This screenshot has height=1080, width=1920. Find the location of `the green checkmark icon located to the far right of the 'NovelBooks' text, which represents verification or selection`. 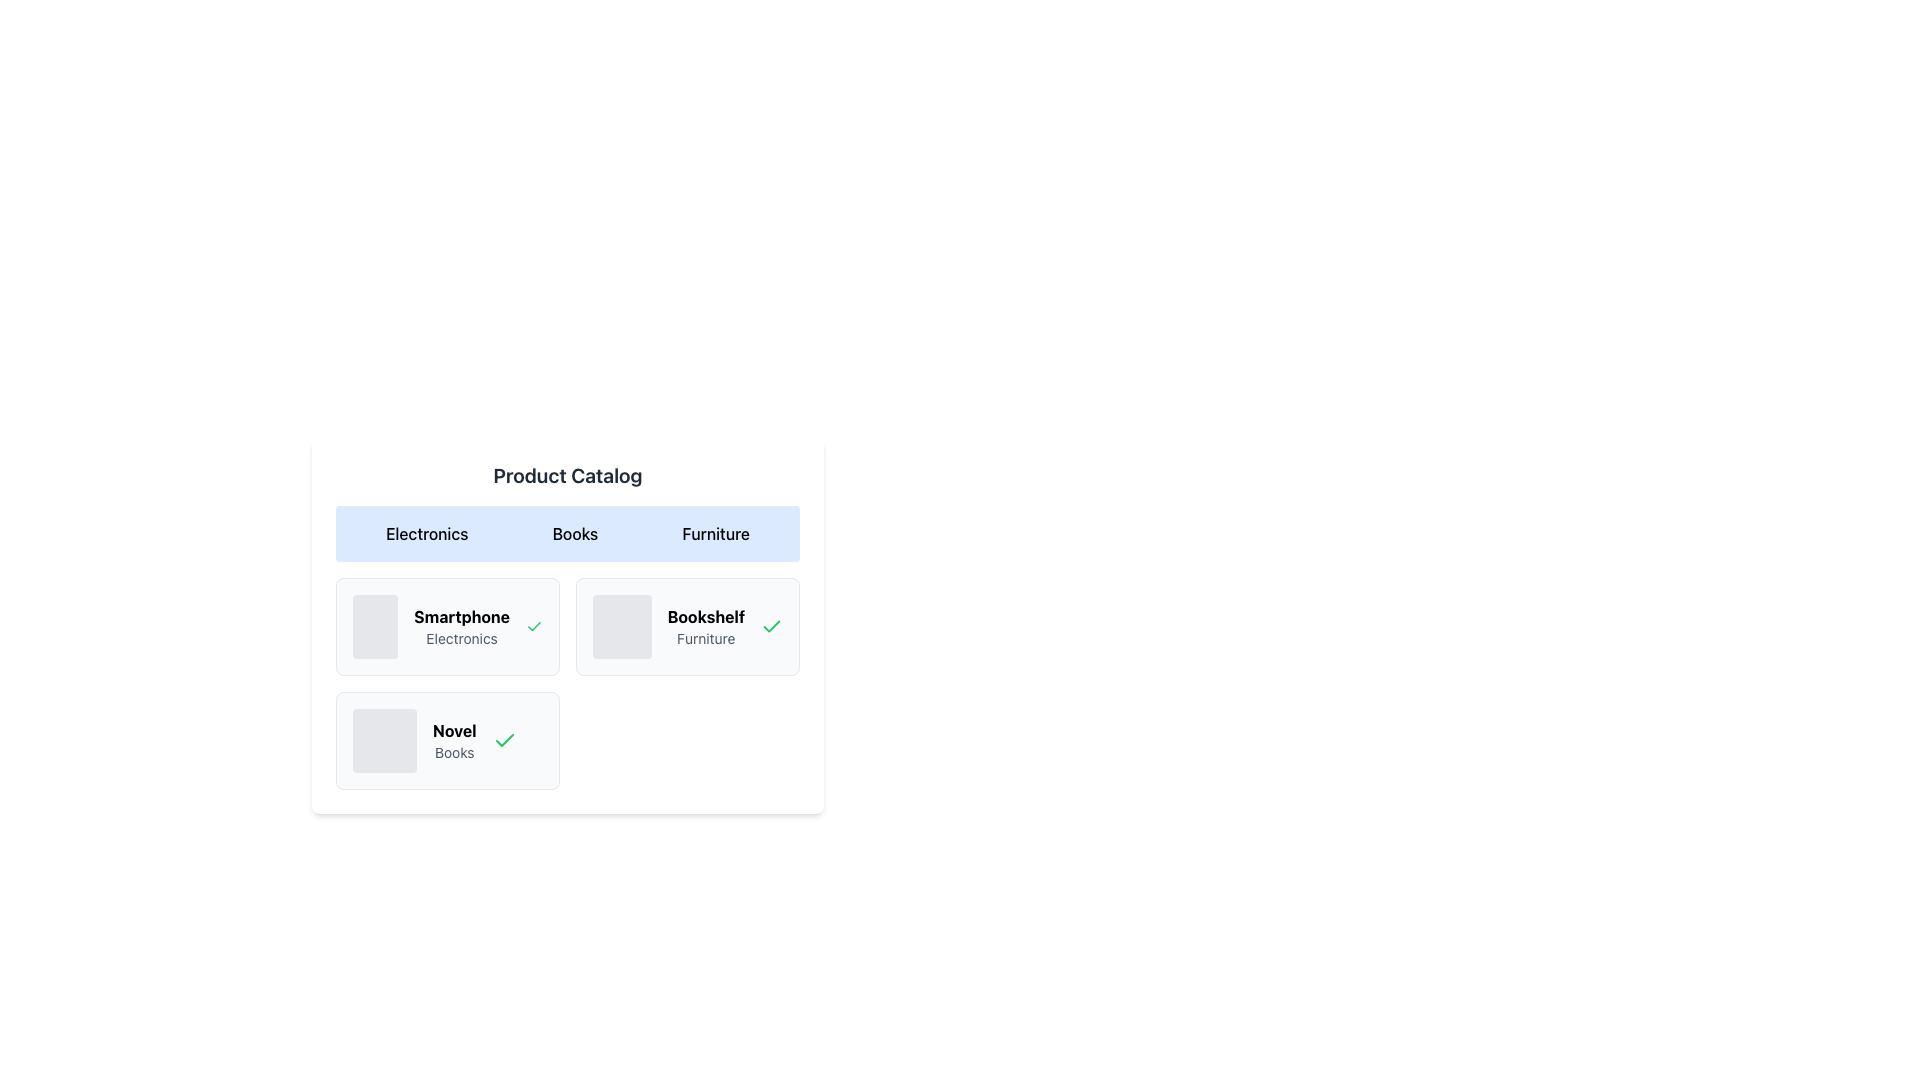

the green checkmark icon located to the far right of the 'NovelBooks' text, which represents verification or selection is located at coordinates (504, 740).